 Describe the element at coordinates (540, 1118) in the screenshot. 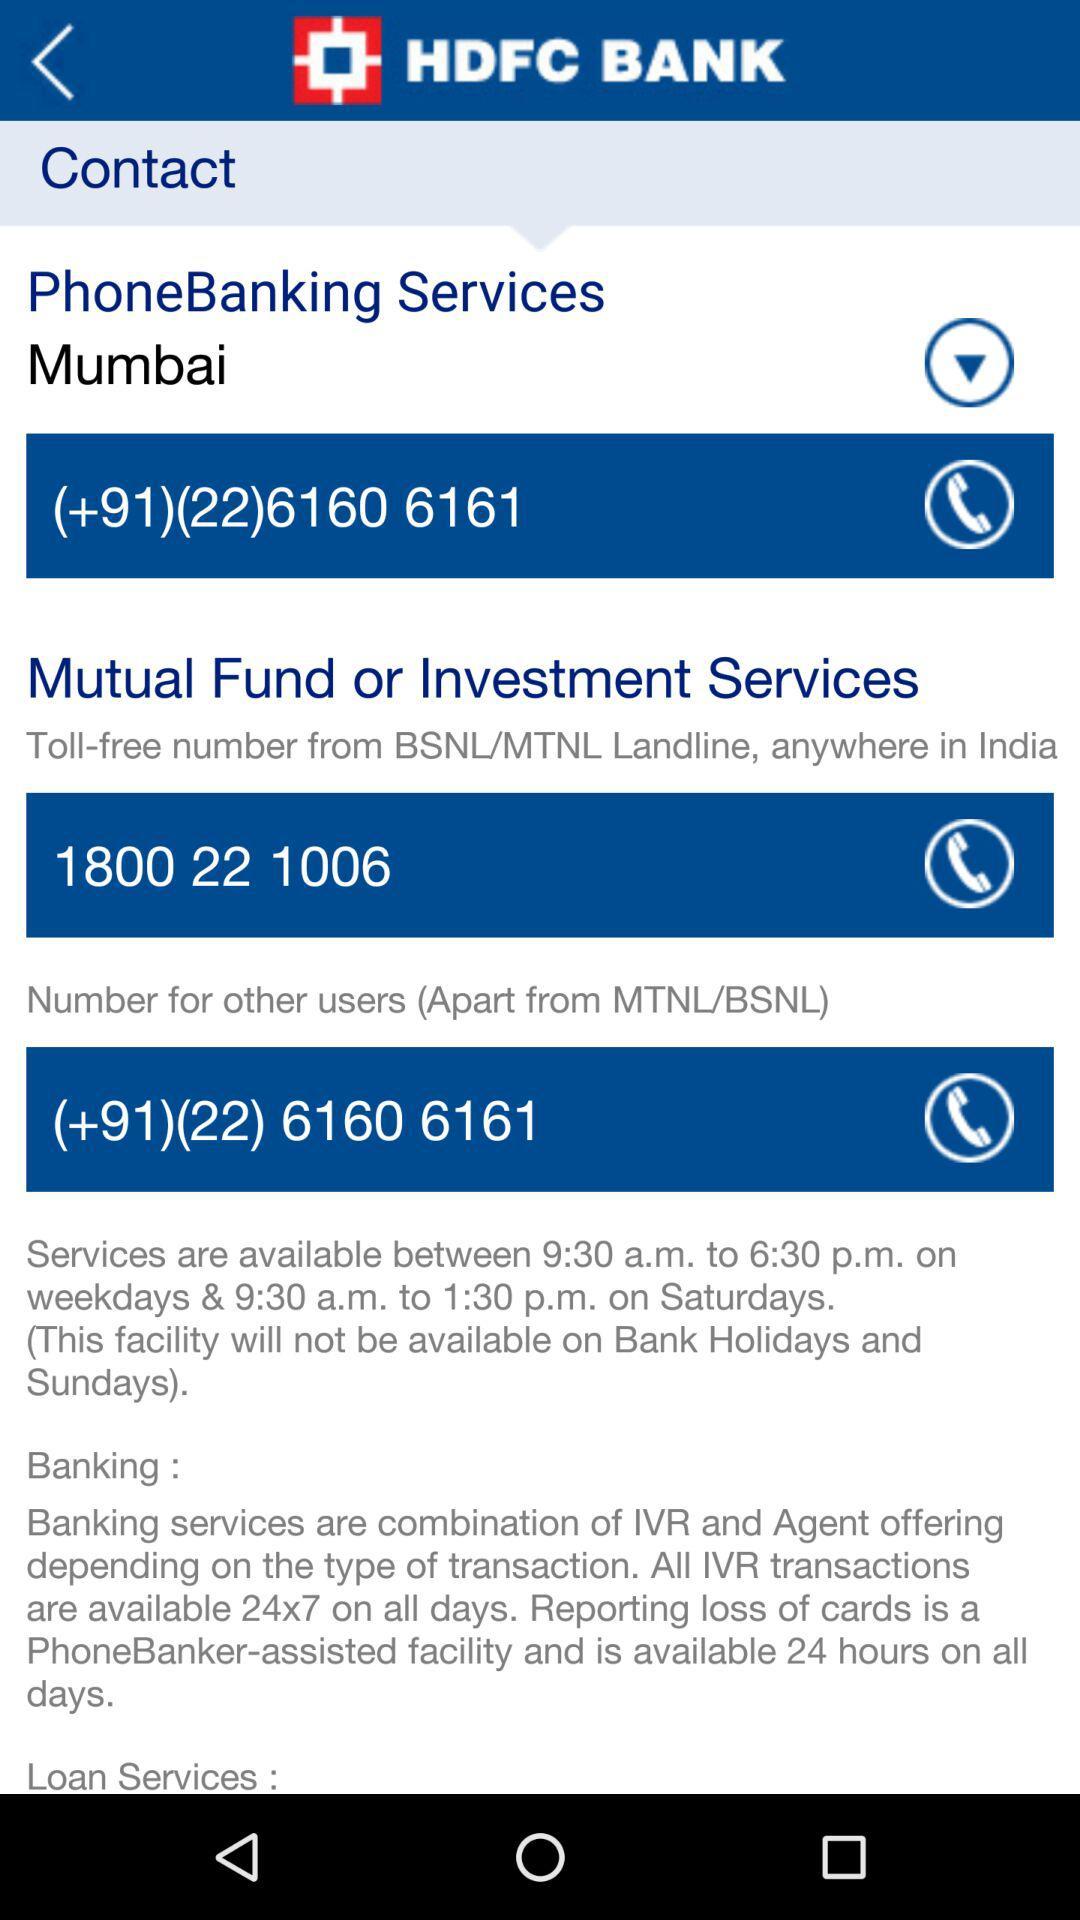

I see `call` at that location.